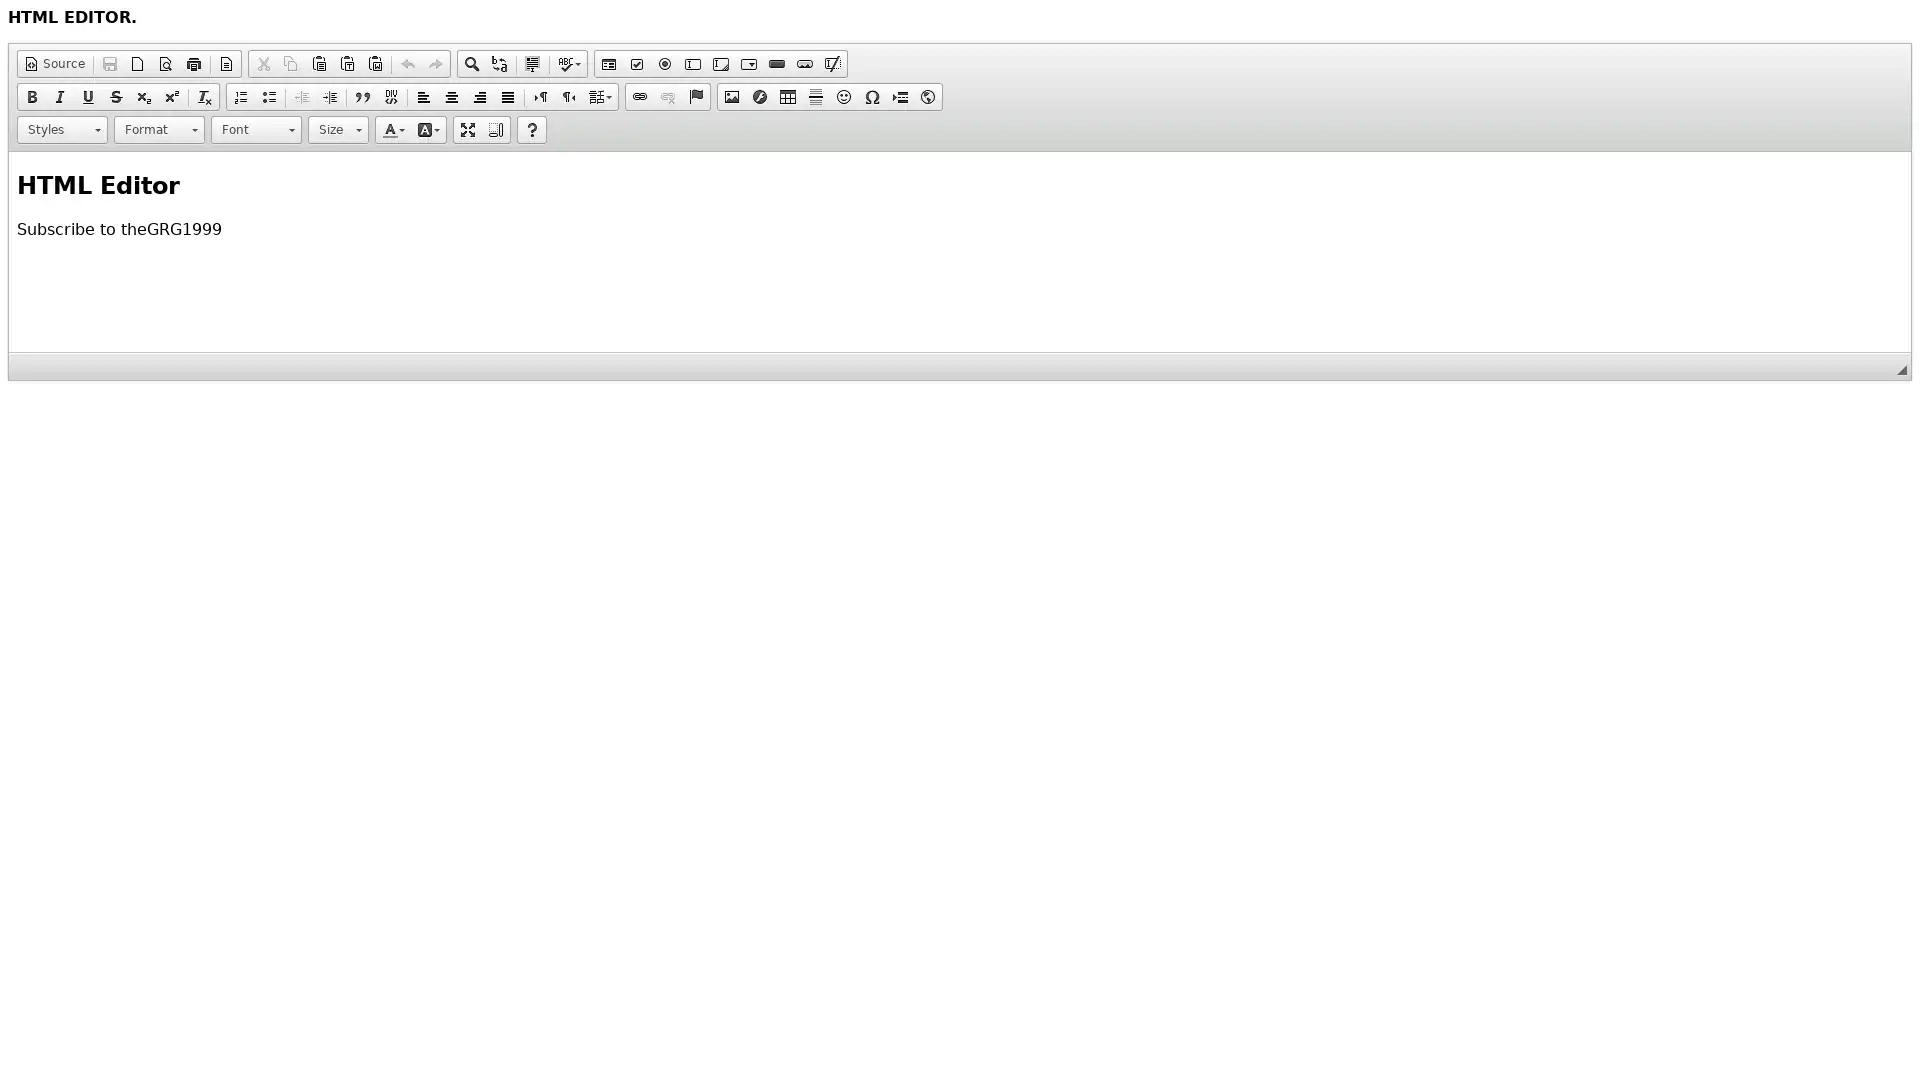 The height and width of the screenshot is (1080, 1920). Describe the element at coordinates (532, 130) in the screenshot. I see `About CKEditor` at that location.